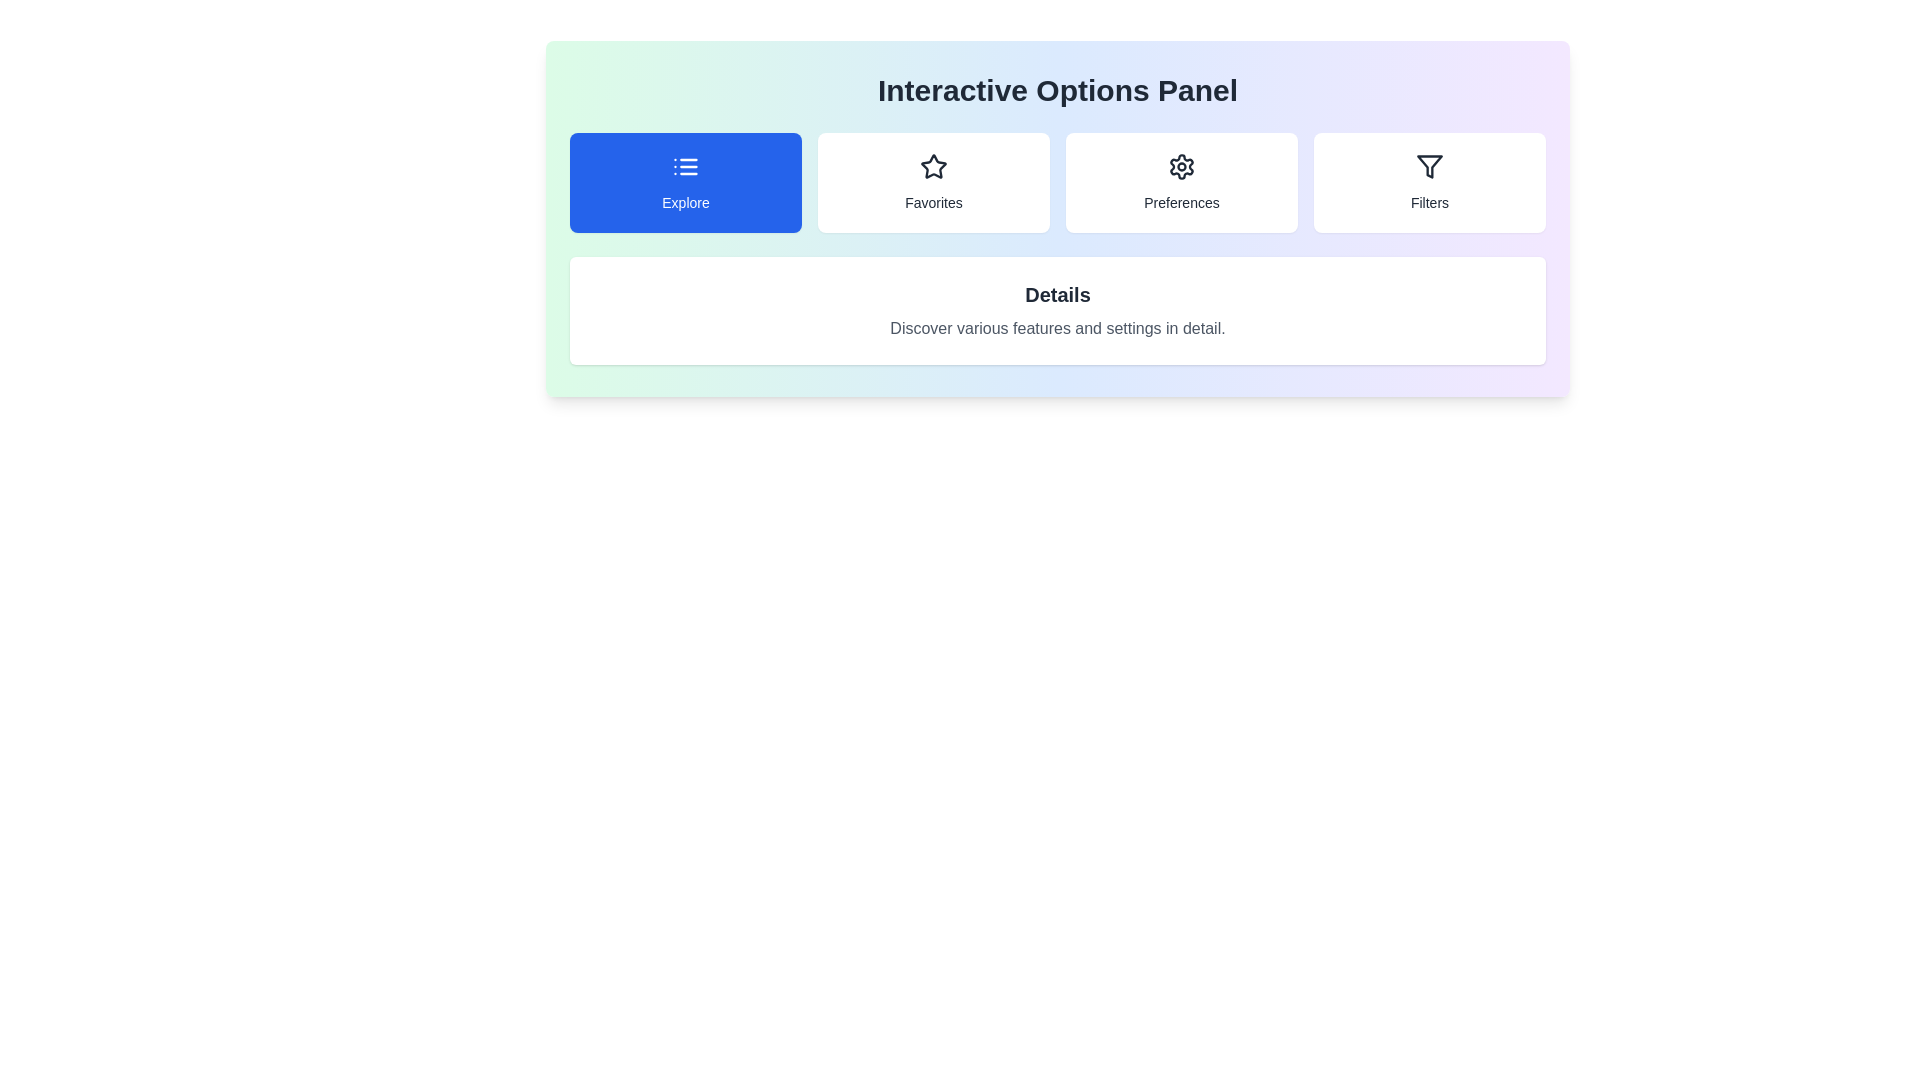 This screenshot has width=1920, height=1080. I want to click on the 'Preferences' button, which displays a cogwheel icon above the label, so click(1181, 182).